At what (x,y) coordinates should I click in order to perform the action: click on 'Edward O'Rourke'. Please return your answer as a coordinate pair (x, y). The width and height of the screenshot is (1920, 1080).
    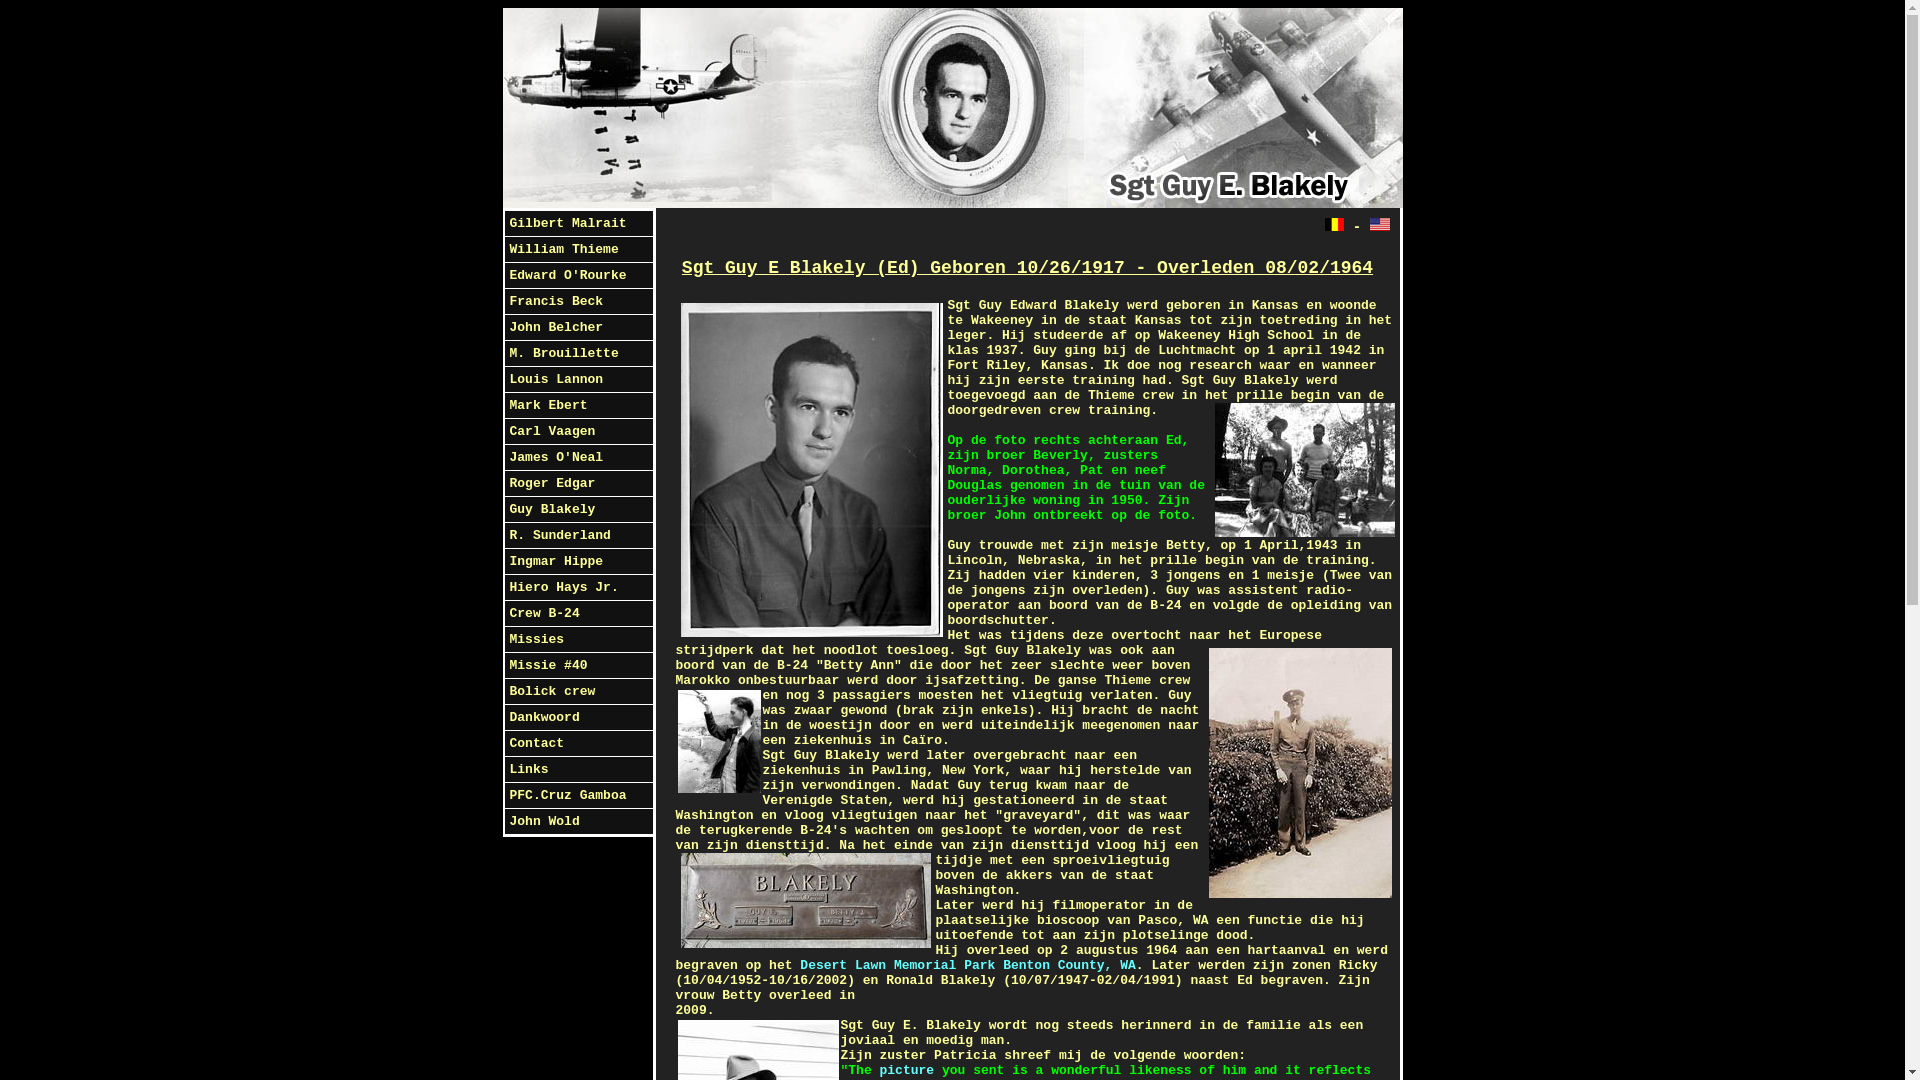
    Looking at the image, I should click on (576, 276).